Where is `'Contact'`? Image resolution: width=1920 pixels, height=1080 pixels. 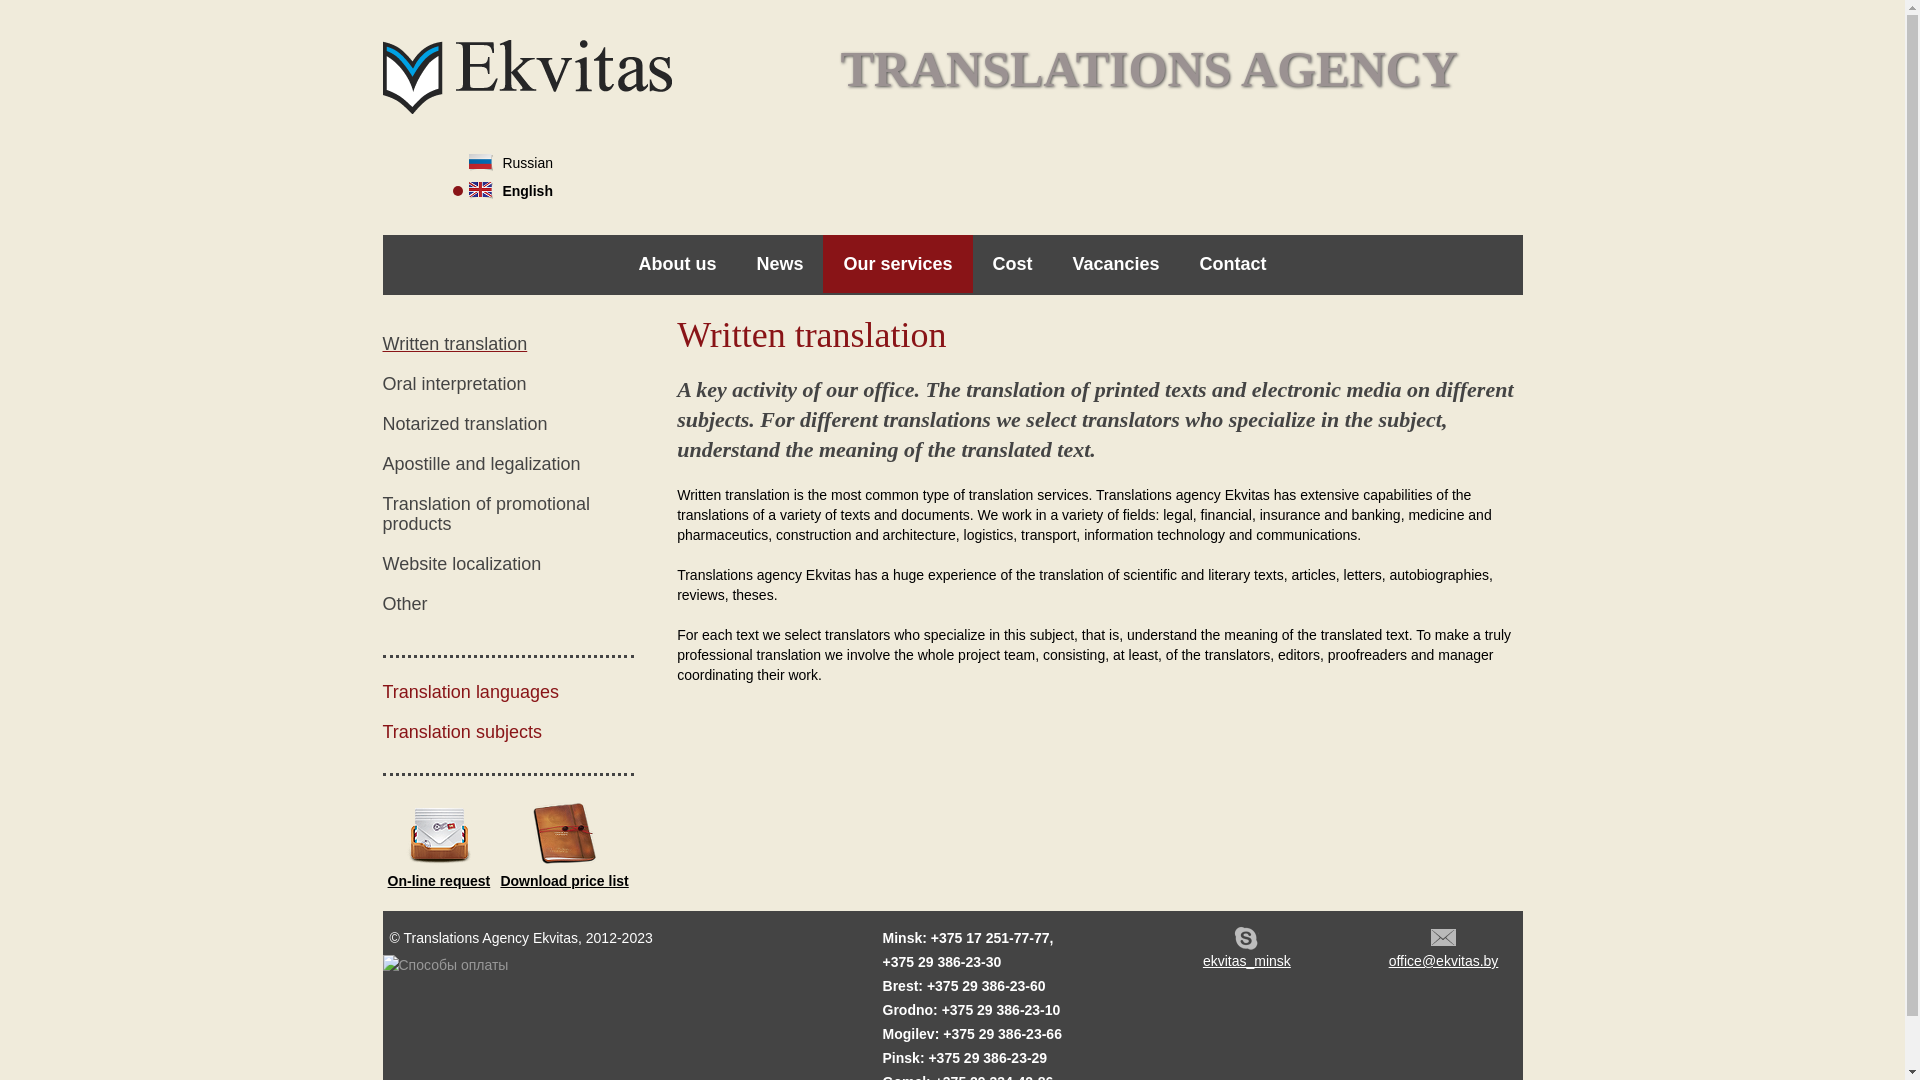 'Contact' is located at coordinates (1232, 262).